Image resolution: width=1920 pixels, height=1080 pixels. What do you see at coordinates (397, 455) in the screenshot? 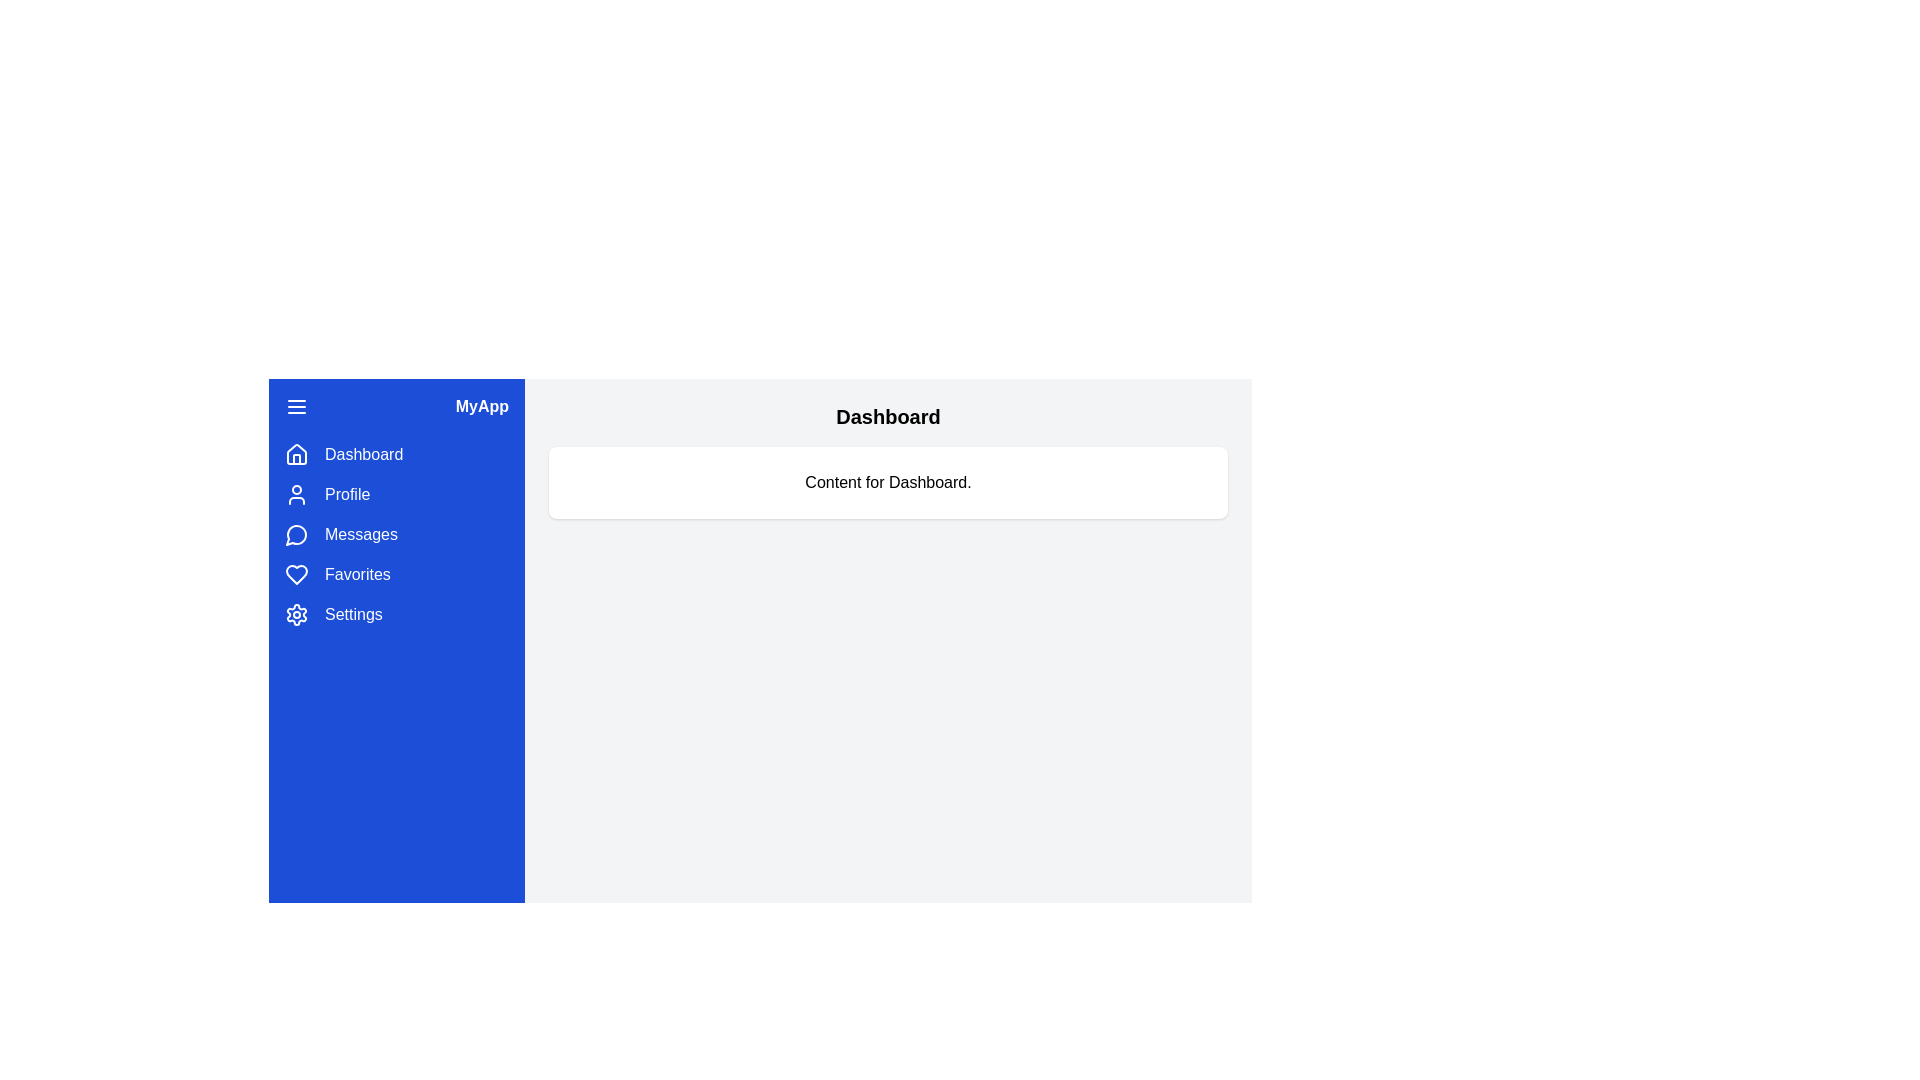
I see `the navigation button located at the top of the vertical list in the left sidebar to trigger a visual change` at bounding box center [397, 455].